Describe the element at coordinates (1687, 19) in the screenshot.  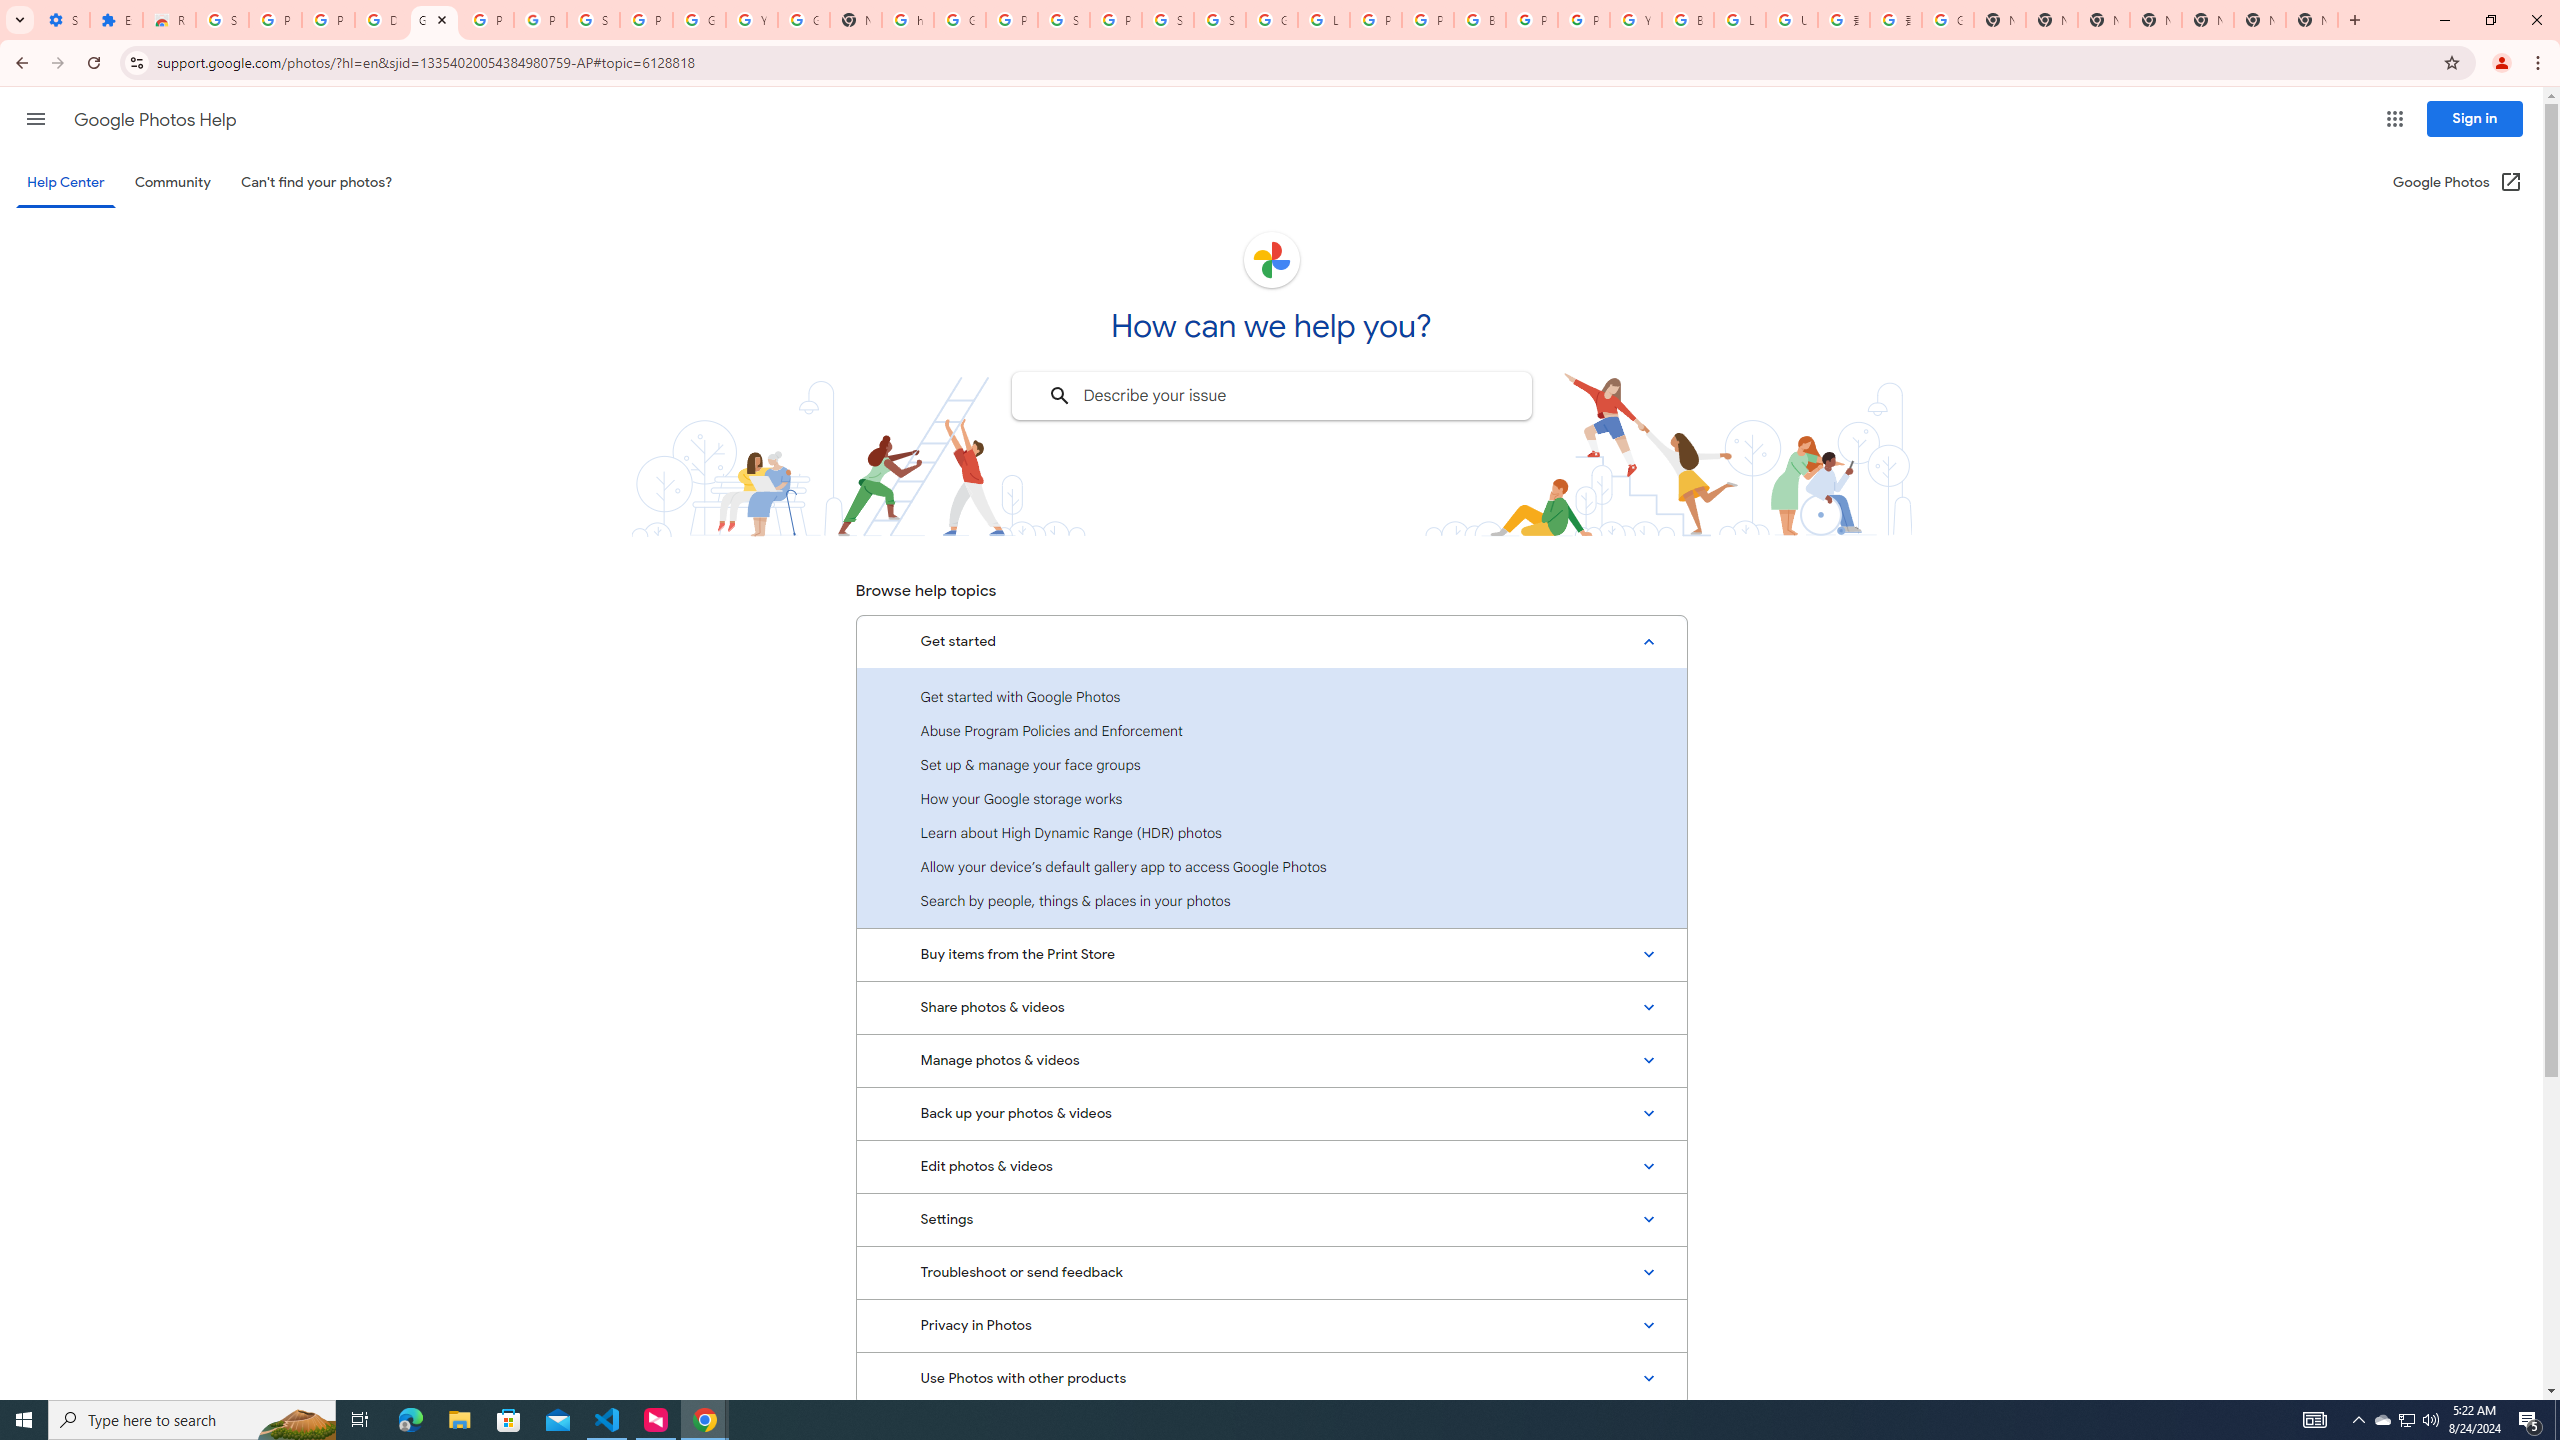
I see `'Browse Chrome as a guest - Computer - Google Chrome Help'` at that location.